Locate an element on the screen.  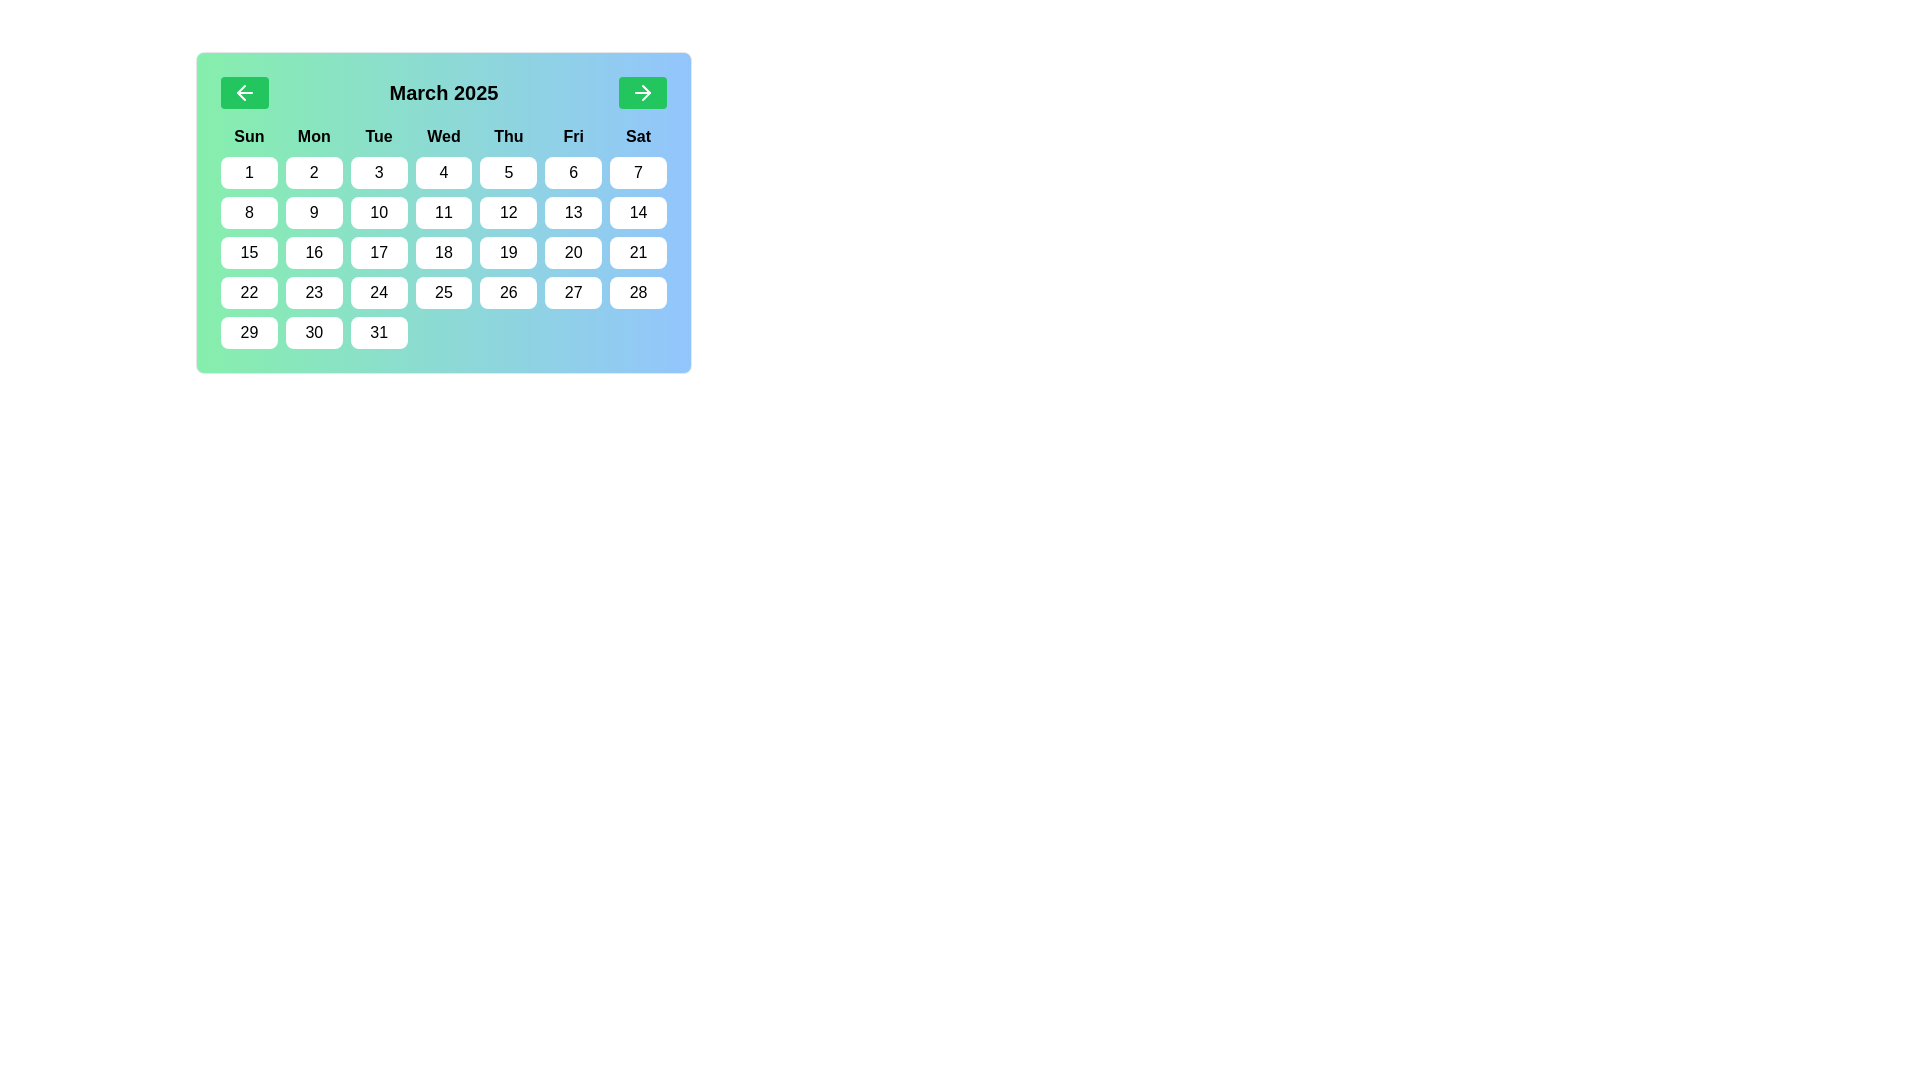
the right-pointing arrow icon within the green rectangular button, which is located in the calendar header is located at coordinates (643, 92).